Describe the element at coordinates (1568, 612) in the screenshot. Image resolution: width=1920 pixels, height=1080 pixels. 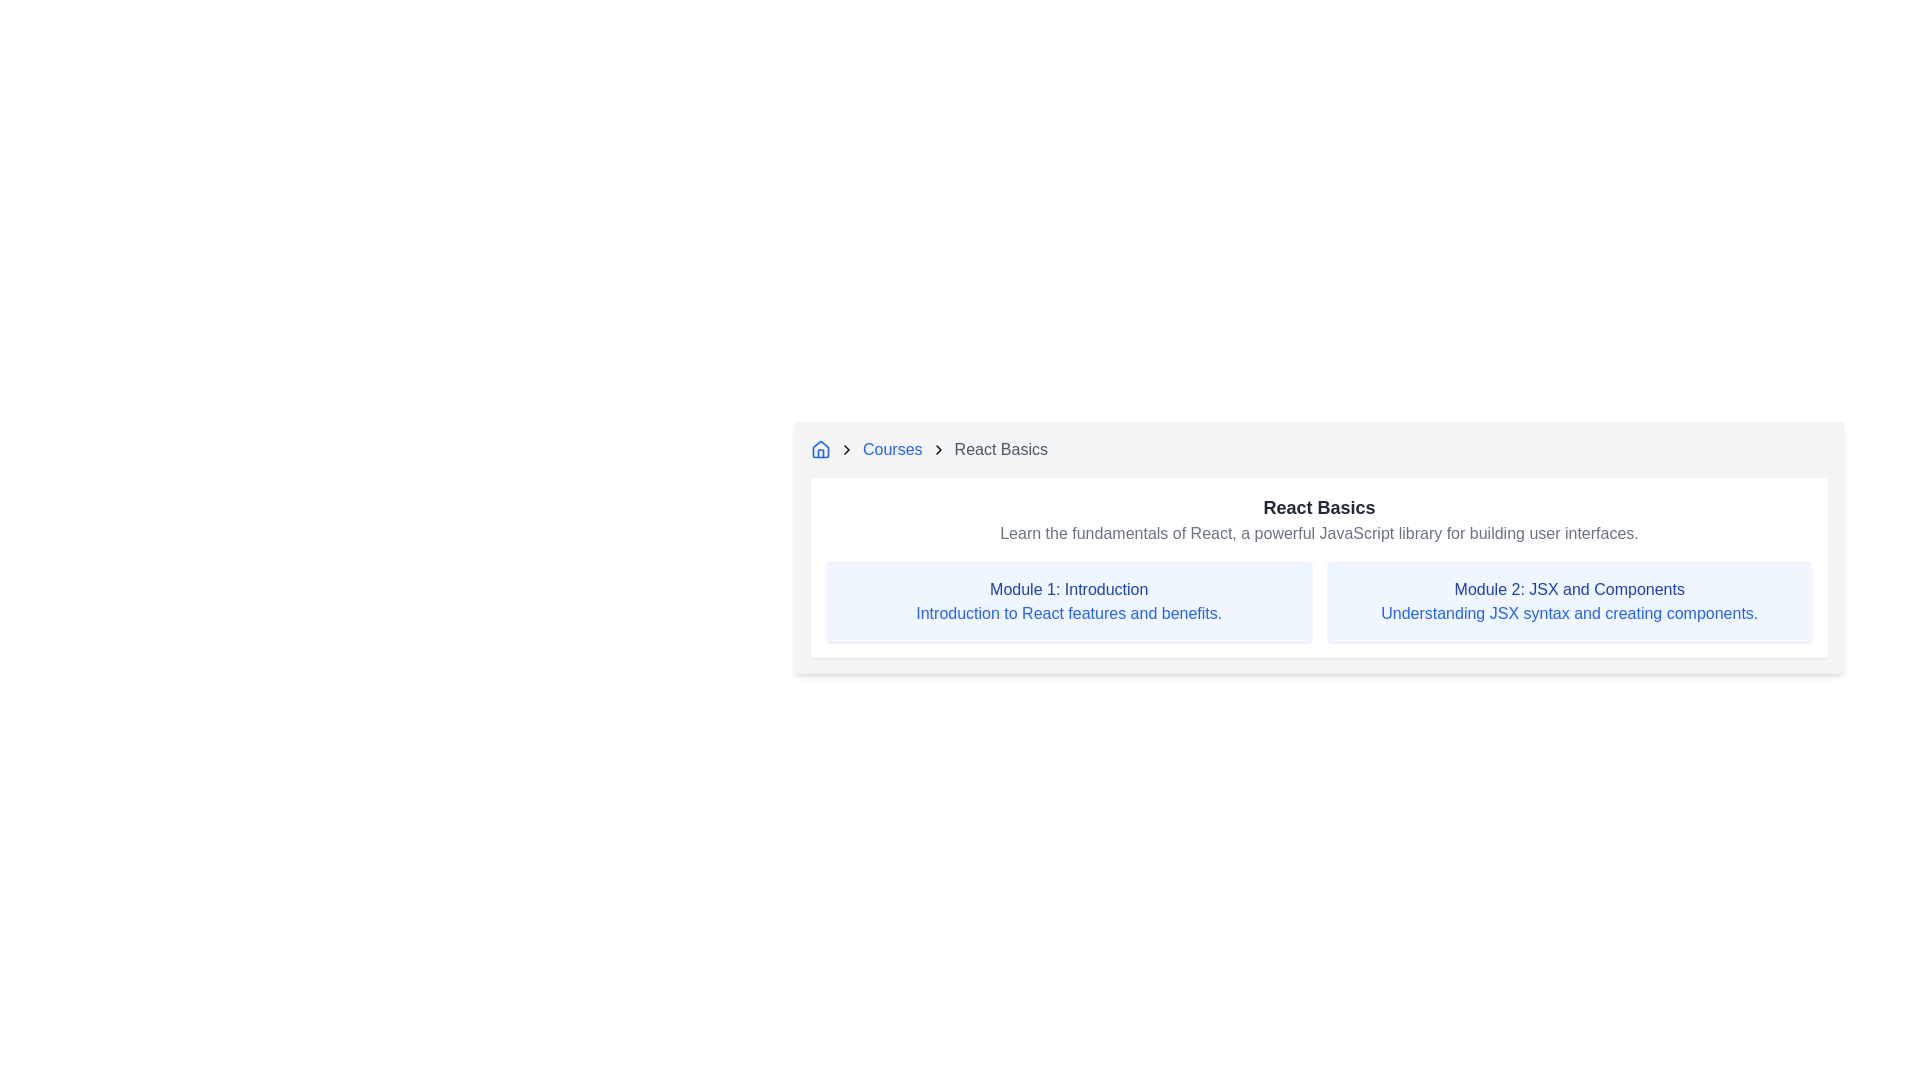
I see `the static text component that displays 'Understanding JSX syntax and creating components.' located within a light blue box, positioned below the heading 'Module 2: JSX and Components'` at that location.